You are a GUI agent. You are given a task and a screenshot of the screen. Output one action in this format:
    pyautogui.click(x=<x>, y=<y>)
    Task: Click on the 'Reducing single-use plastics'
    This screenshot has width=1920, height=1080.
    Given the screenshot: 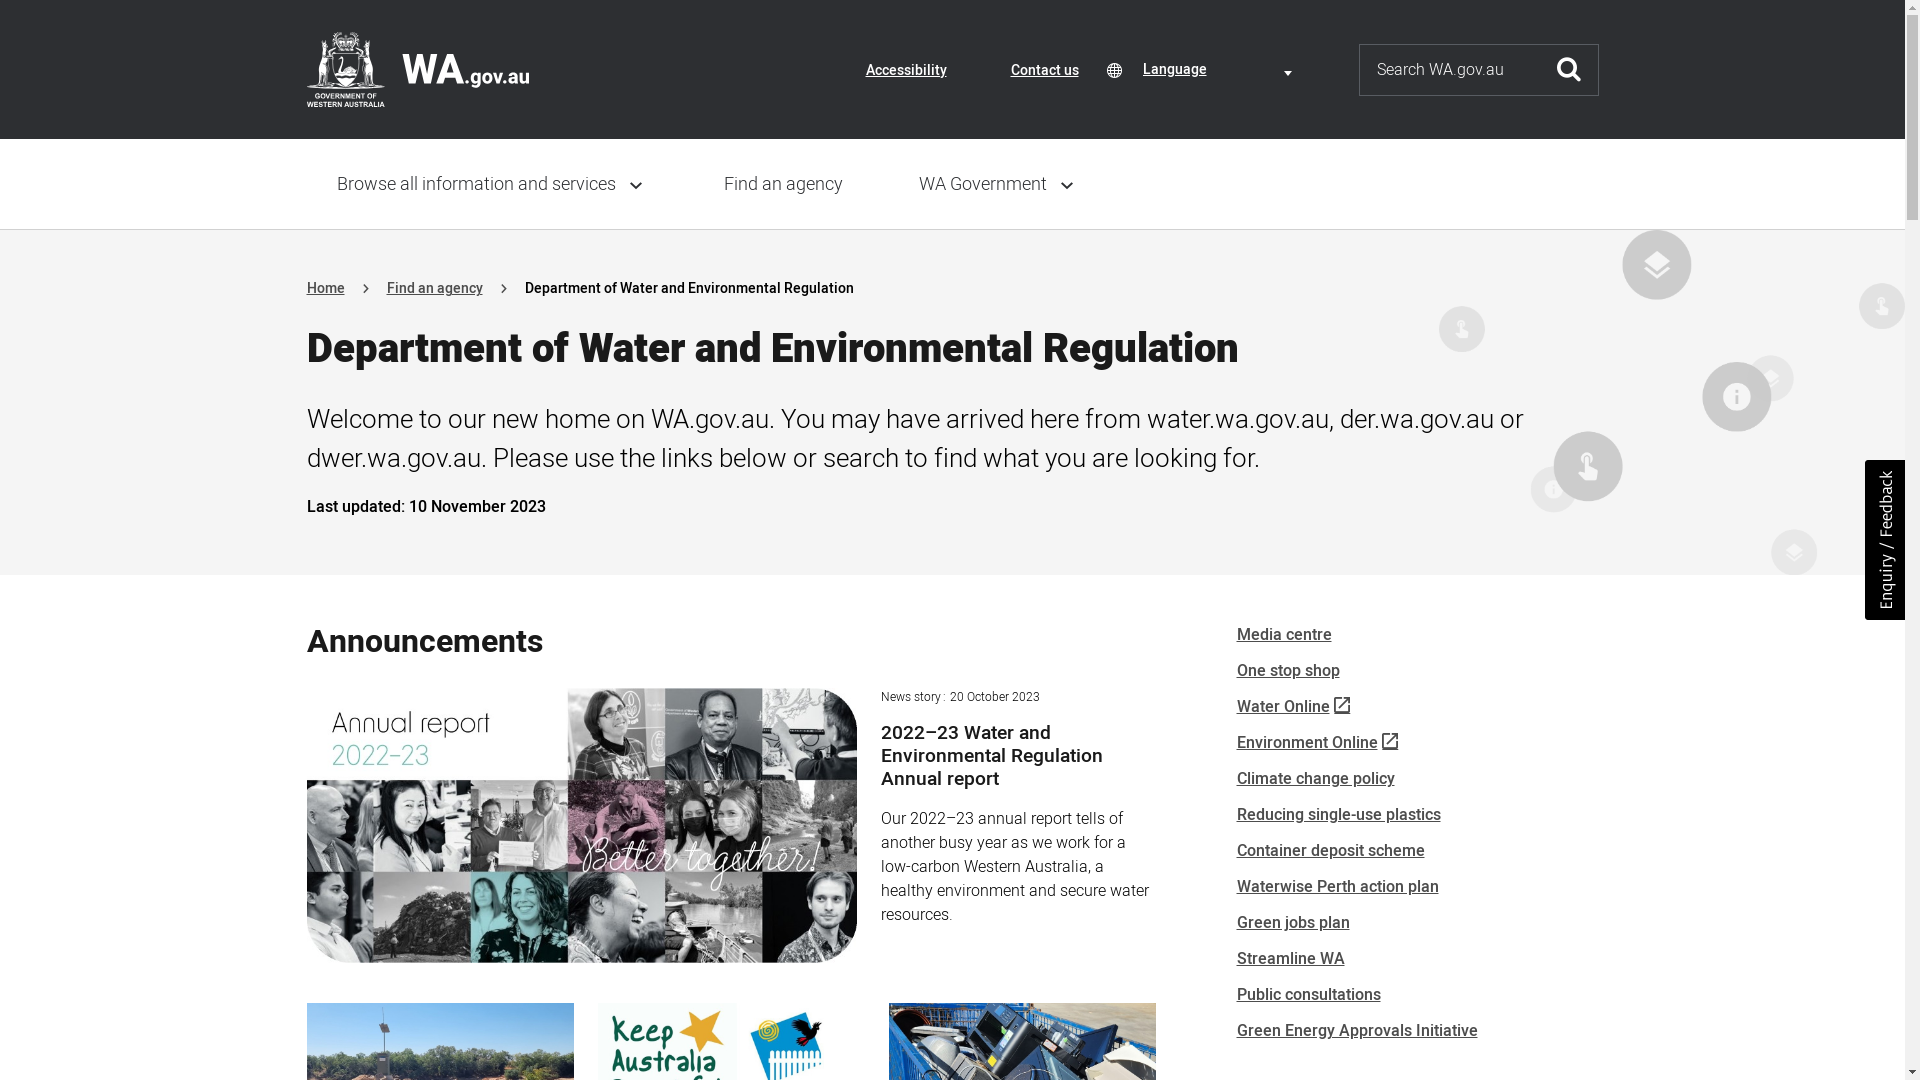 What is the action you would take?
    pyautogui.click(x=1338, y=814)
    